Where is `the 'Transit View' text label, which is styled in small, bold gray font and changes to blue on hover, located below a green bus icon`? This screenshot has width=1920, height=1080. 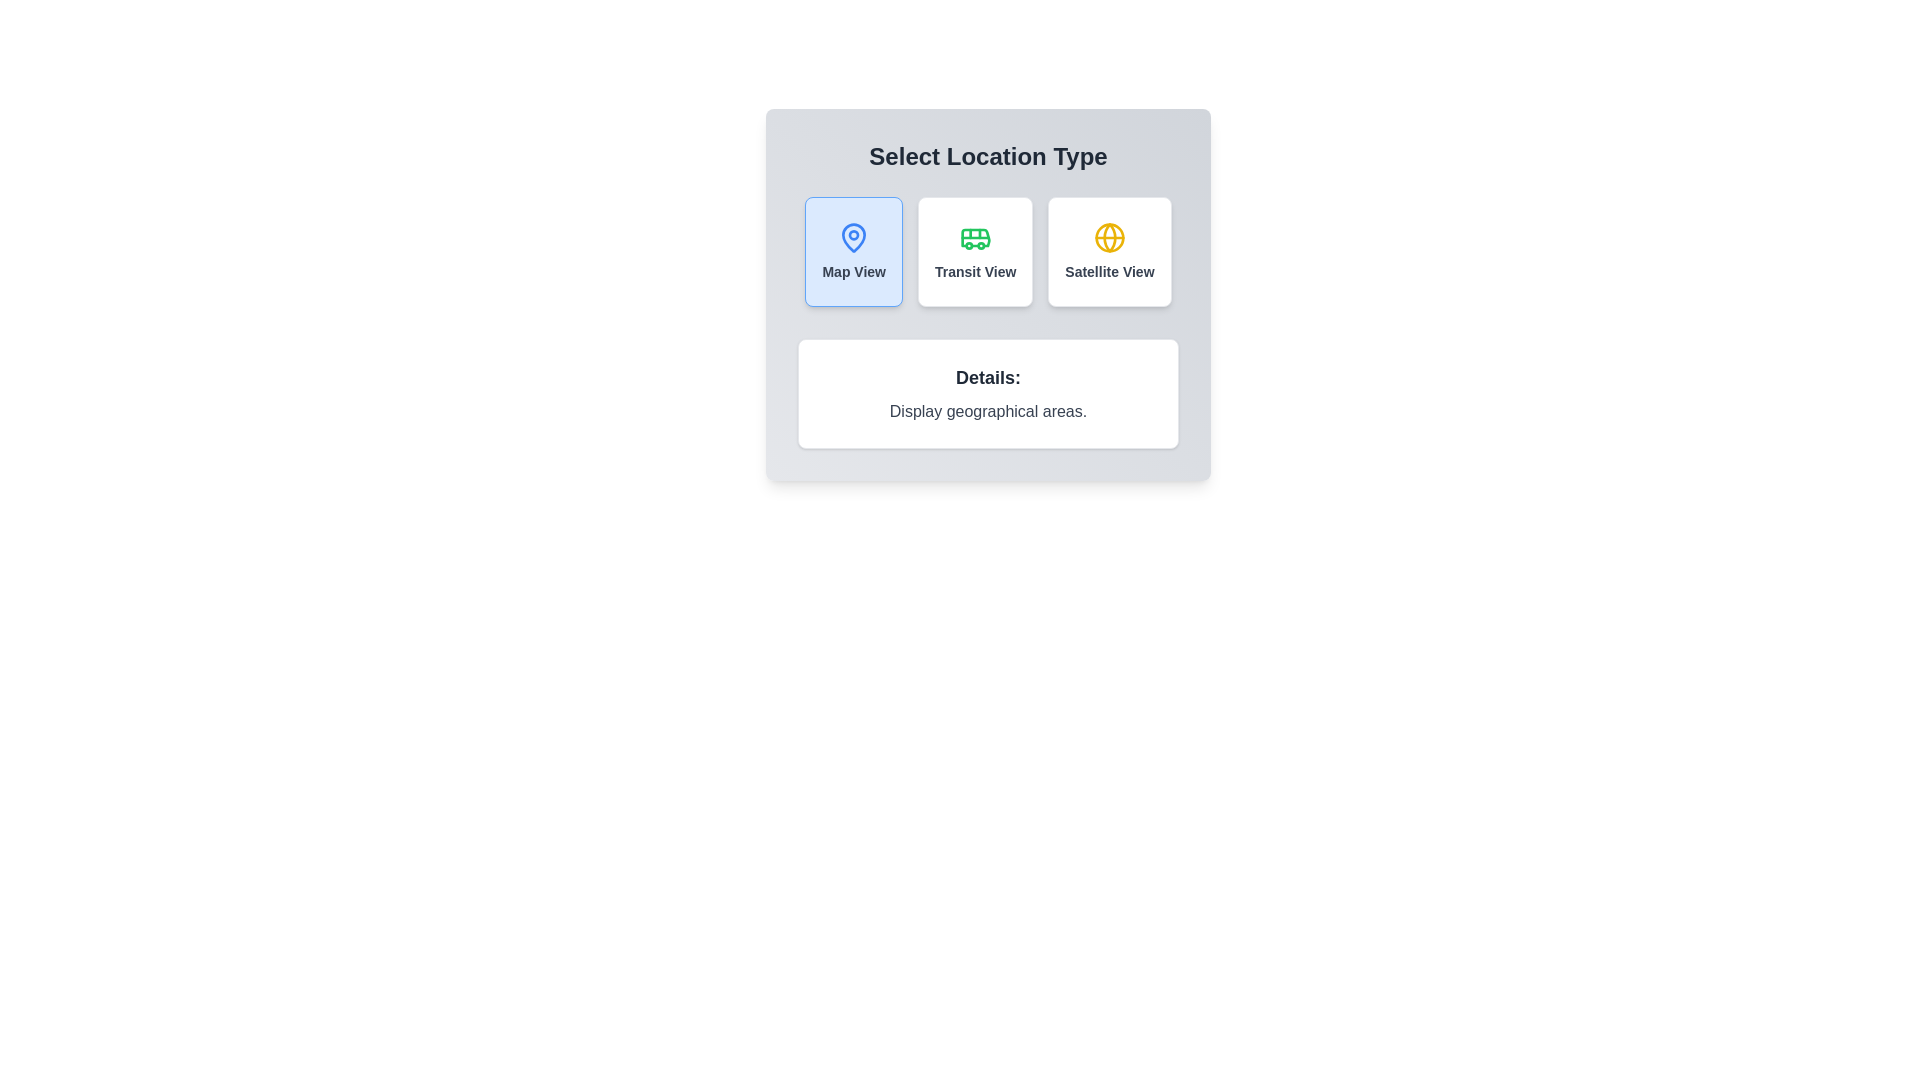
the 'Transit View' text label, which is styled in small, bold gray font and changes to blue on hover, located below a green bus icon is located at coordinates (975, 272).